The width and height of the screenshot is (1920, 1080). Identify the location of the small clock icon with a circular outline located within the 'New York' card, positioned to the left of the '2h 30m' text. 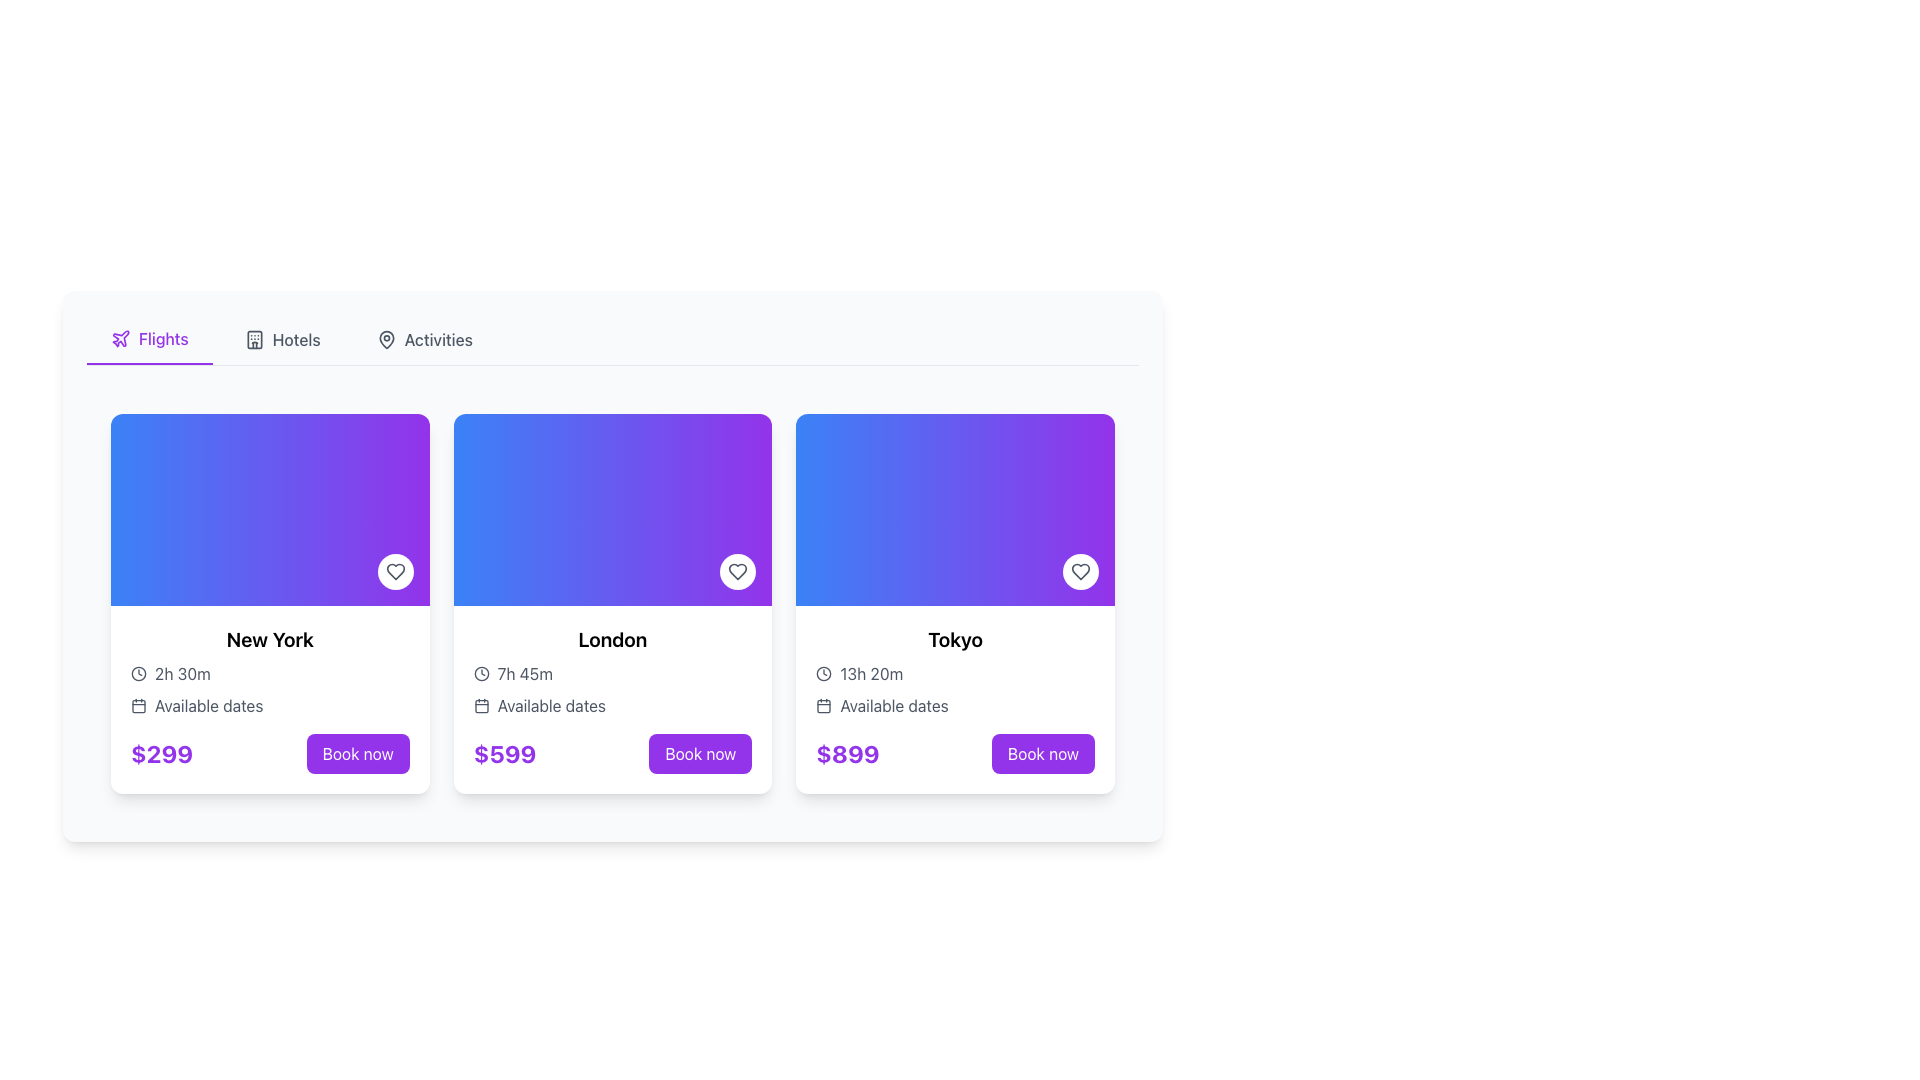
(138, 674).